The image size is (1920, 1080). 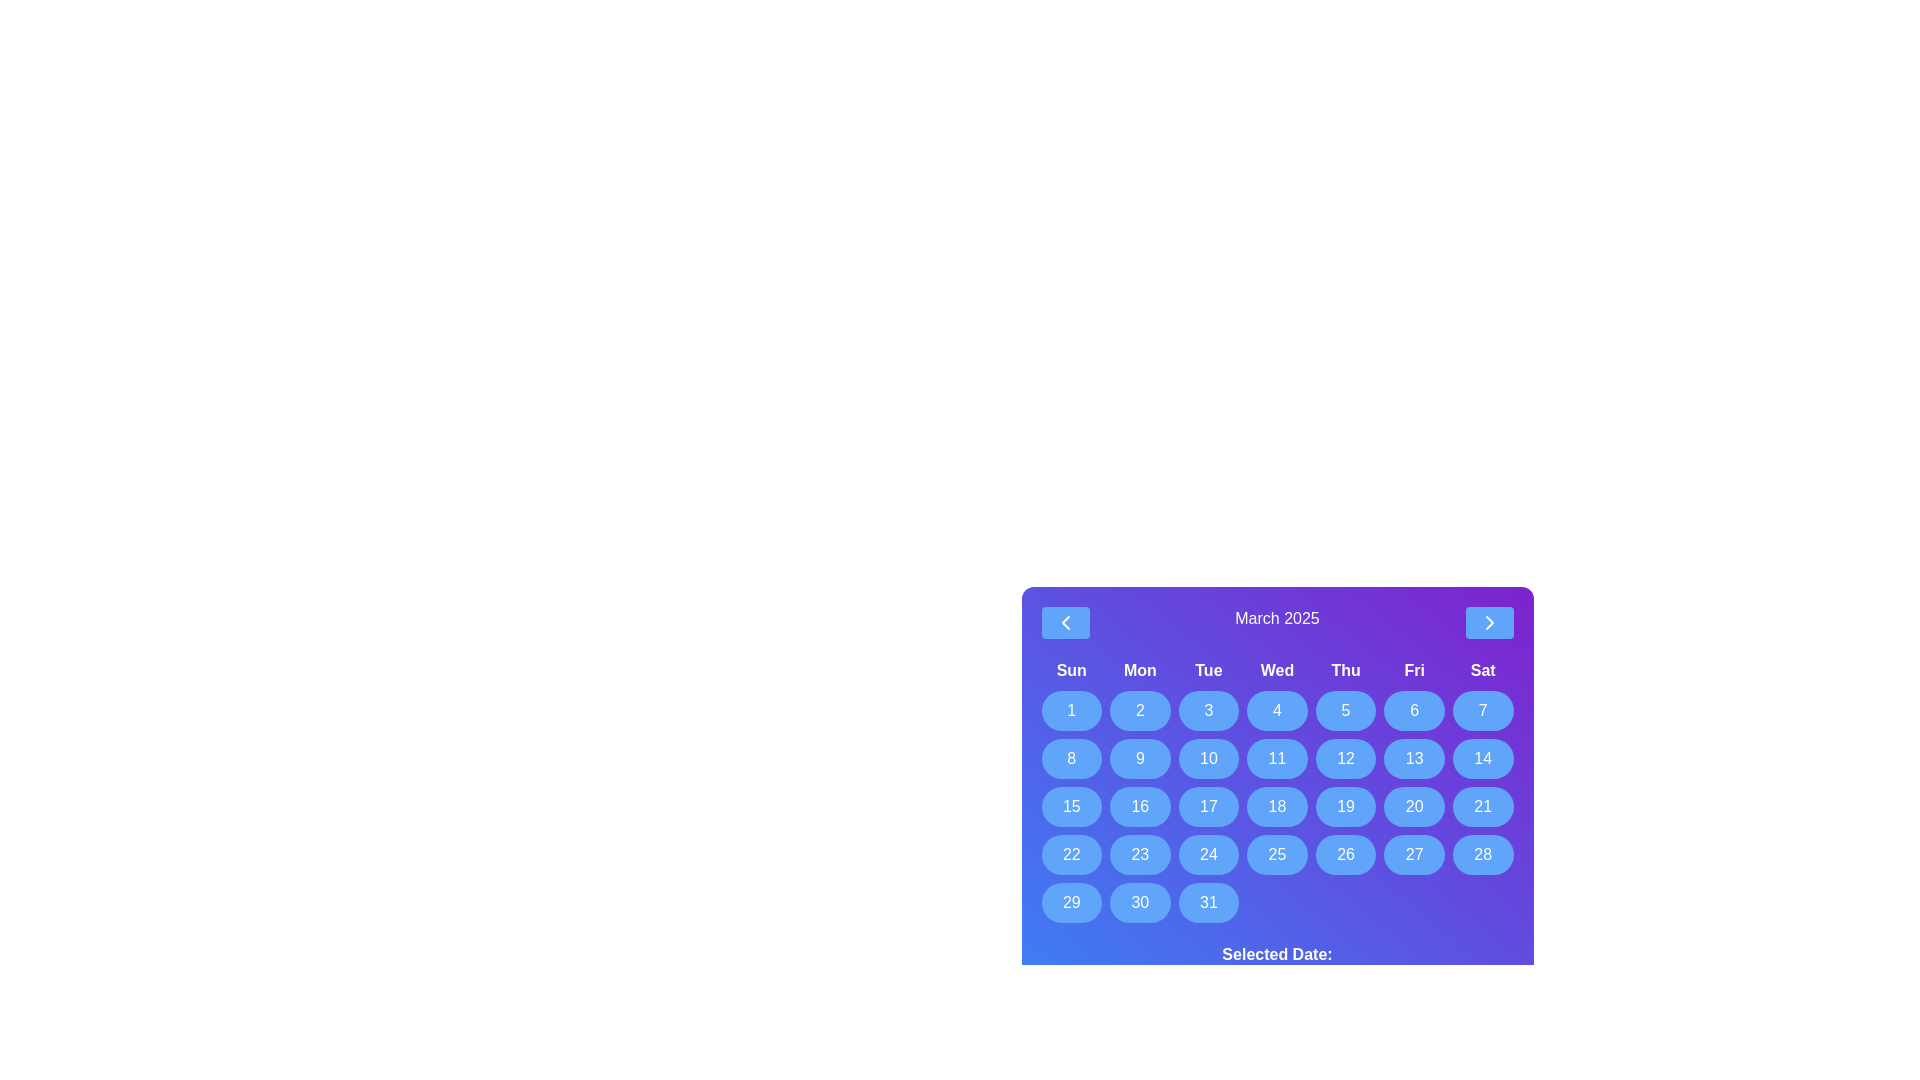 What do you see at coordinates (1276, 789) in the screenshot?
I see `a specific date within the calendar grid located under the header 'March 2025'` at bounding box center [1276, 789].